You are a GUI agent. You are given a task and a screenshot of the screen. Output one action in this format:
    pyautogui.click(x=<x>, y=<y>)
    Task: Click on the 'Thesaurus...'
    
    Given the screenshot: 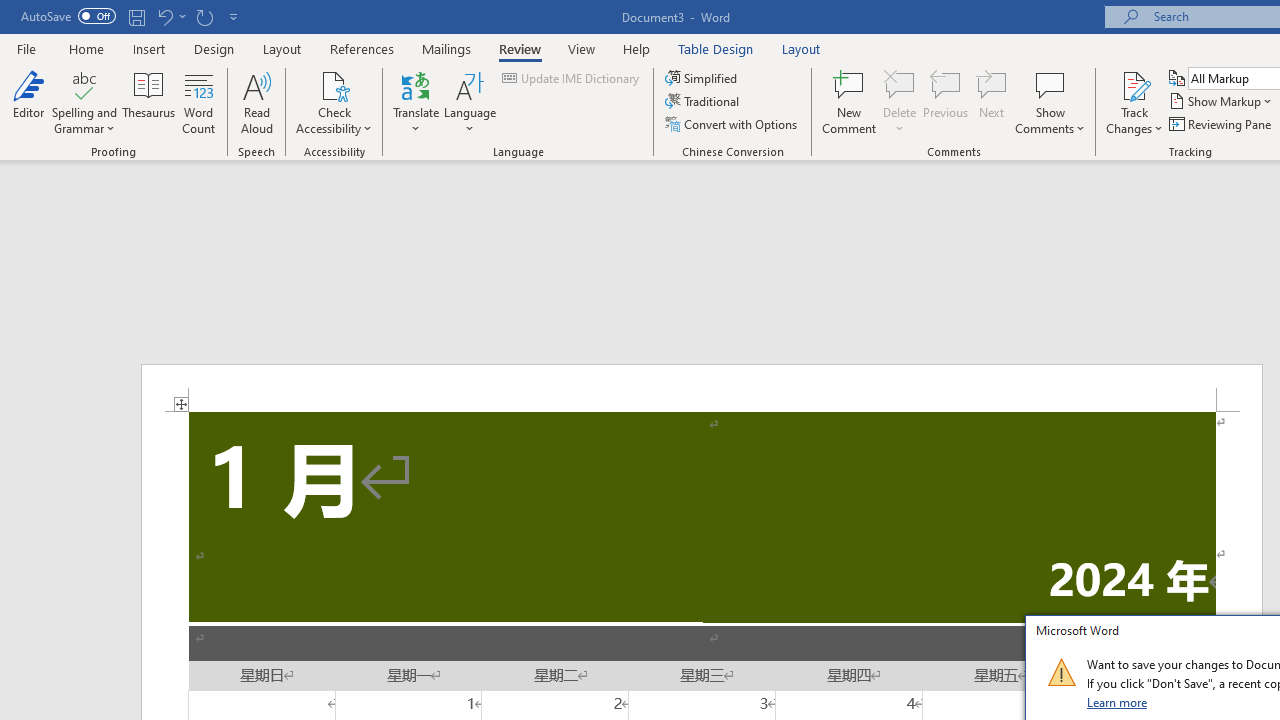 What is the action you would take?
    pyautogui.click(x=148, y=103)
    